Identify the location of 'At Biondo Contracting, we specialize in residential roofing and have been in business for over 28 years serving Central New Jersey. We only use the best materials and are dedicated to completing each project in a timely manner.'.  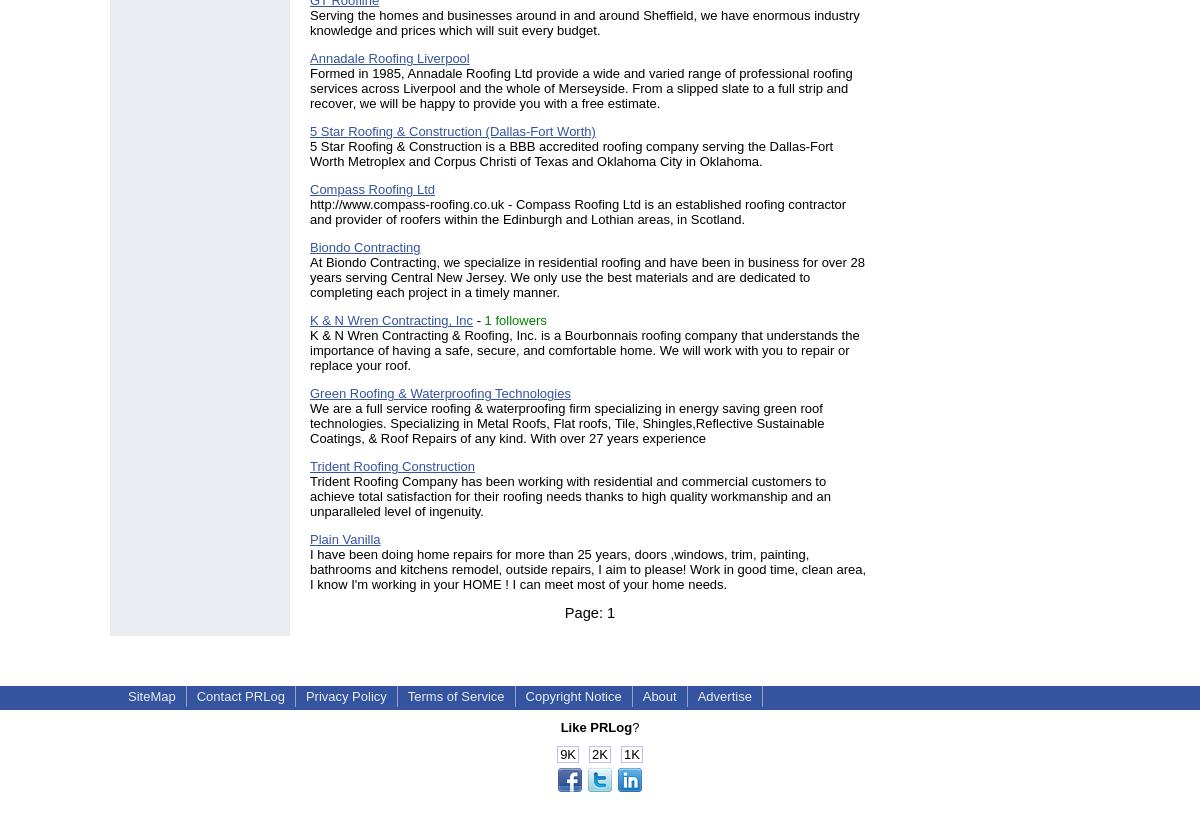
(586, 276).